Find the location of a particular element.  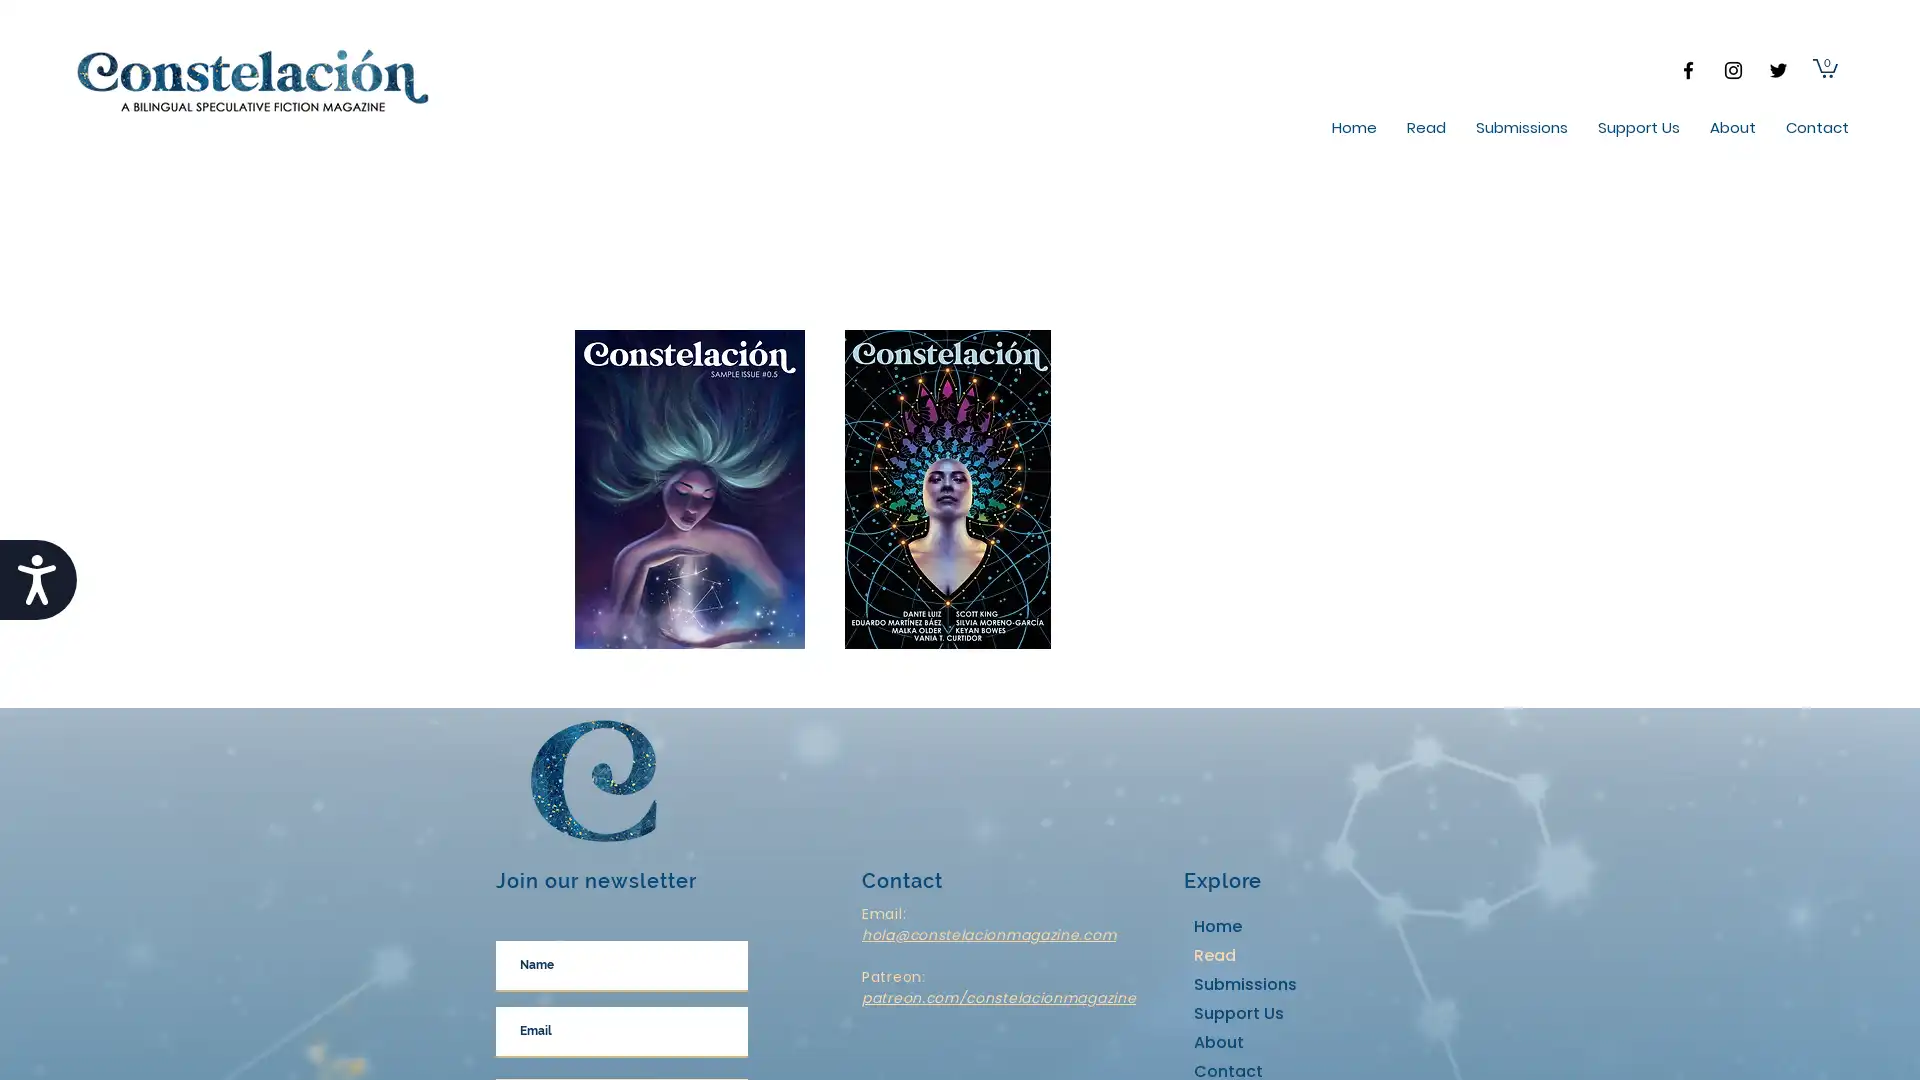

Close is located at coordinates (1895, 1044).